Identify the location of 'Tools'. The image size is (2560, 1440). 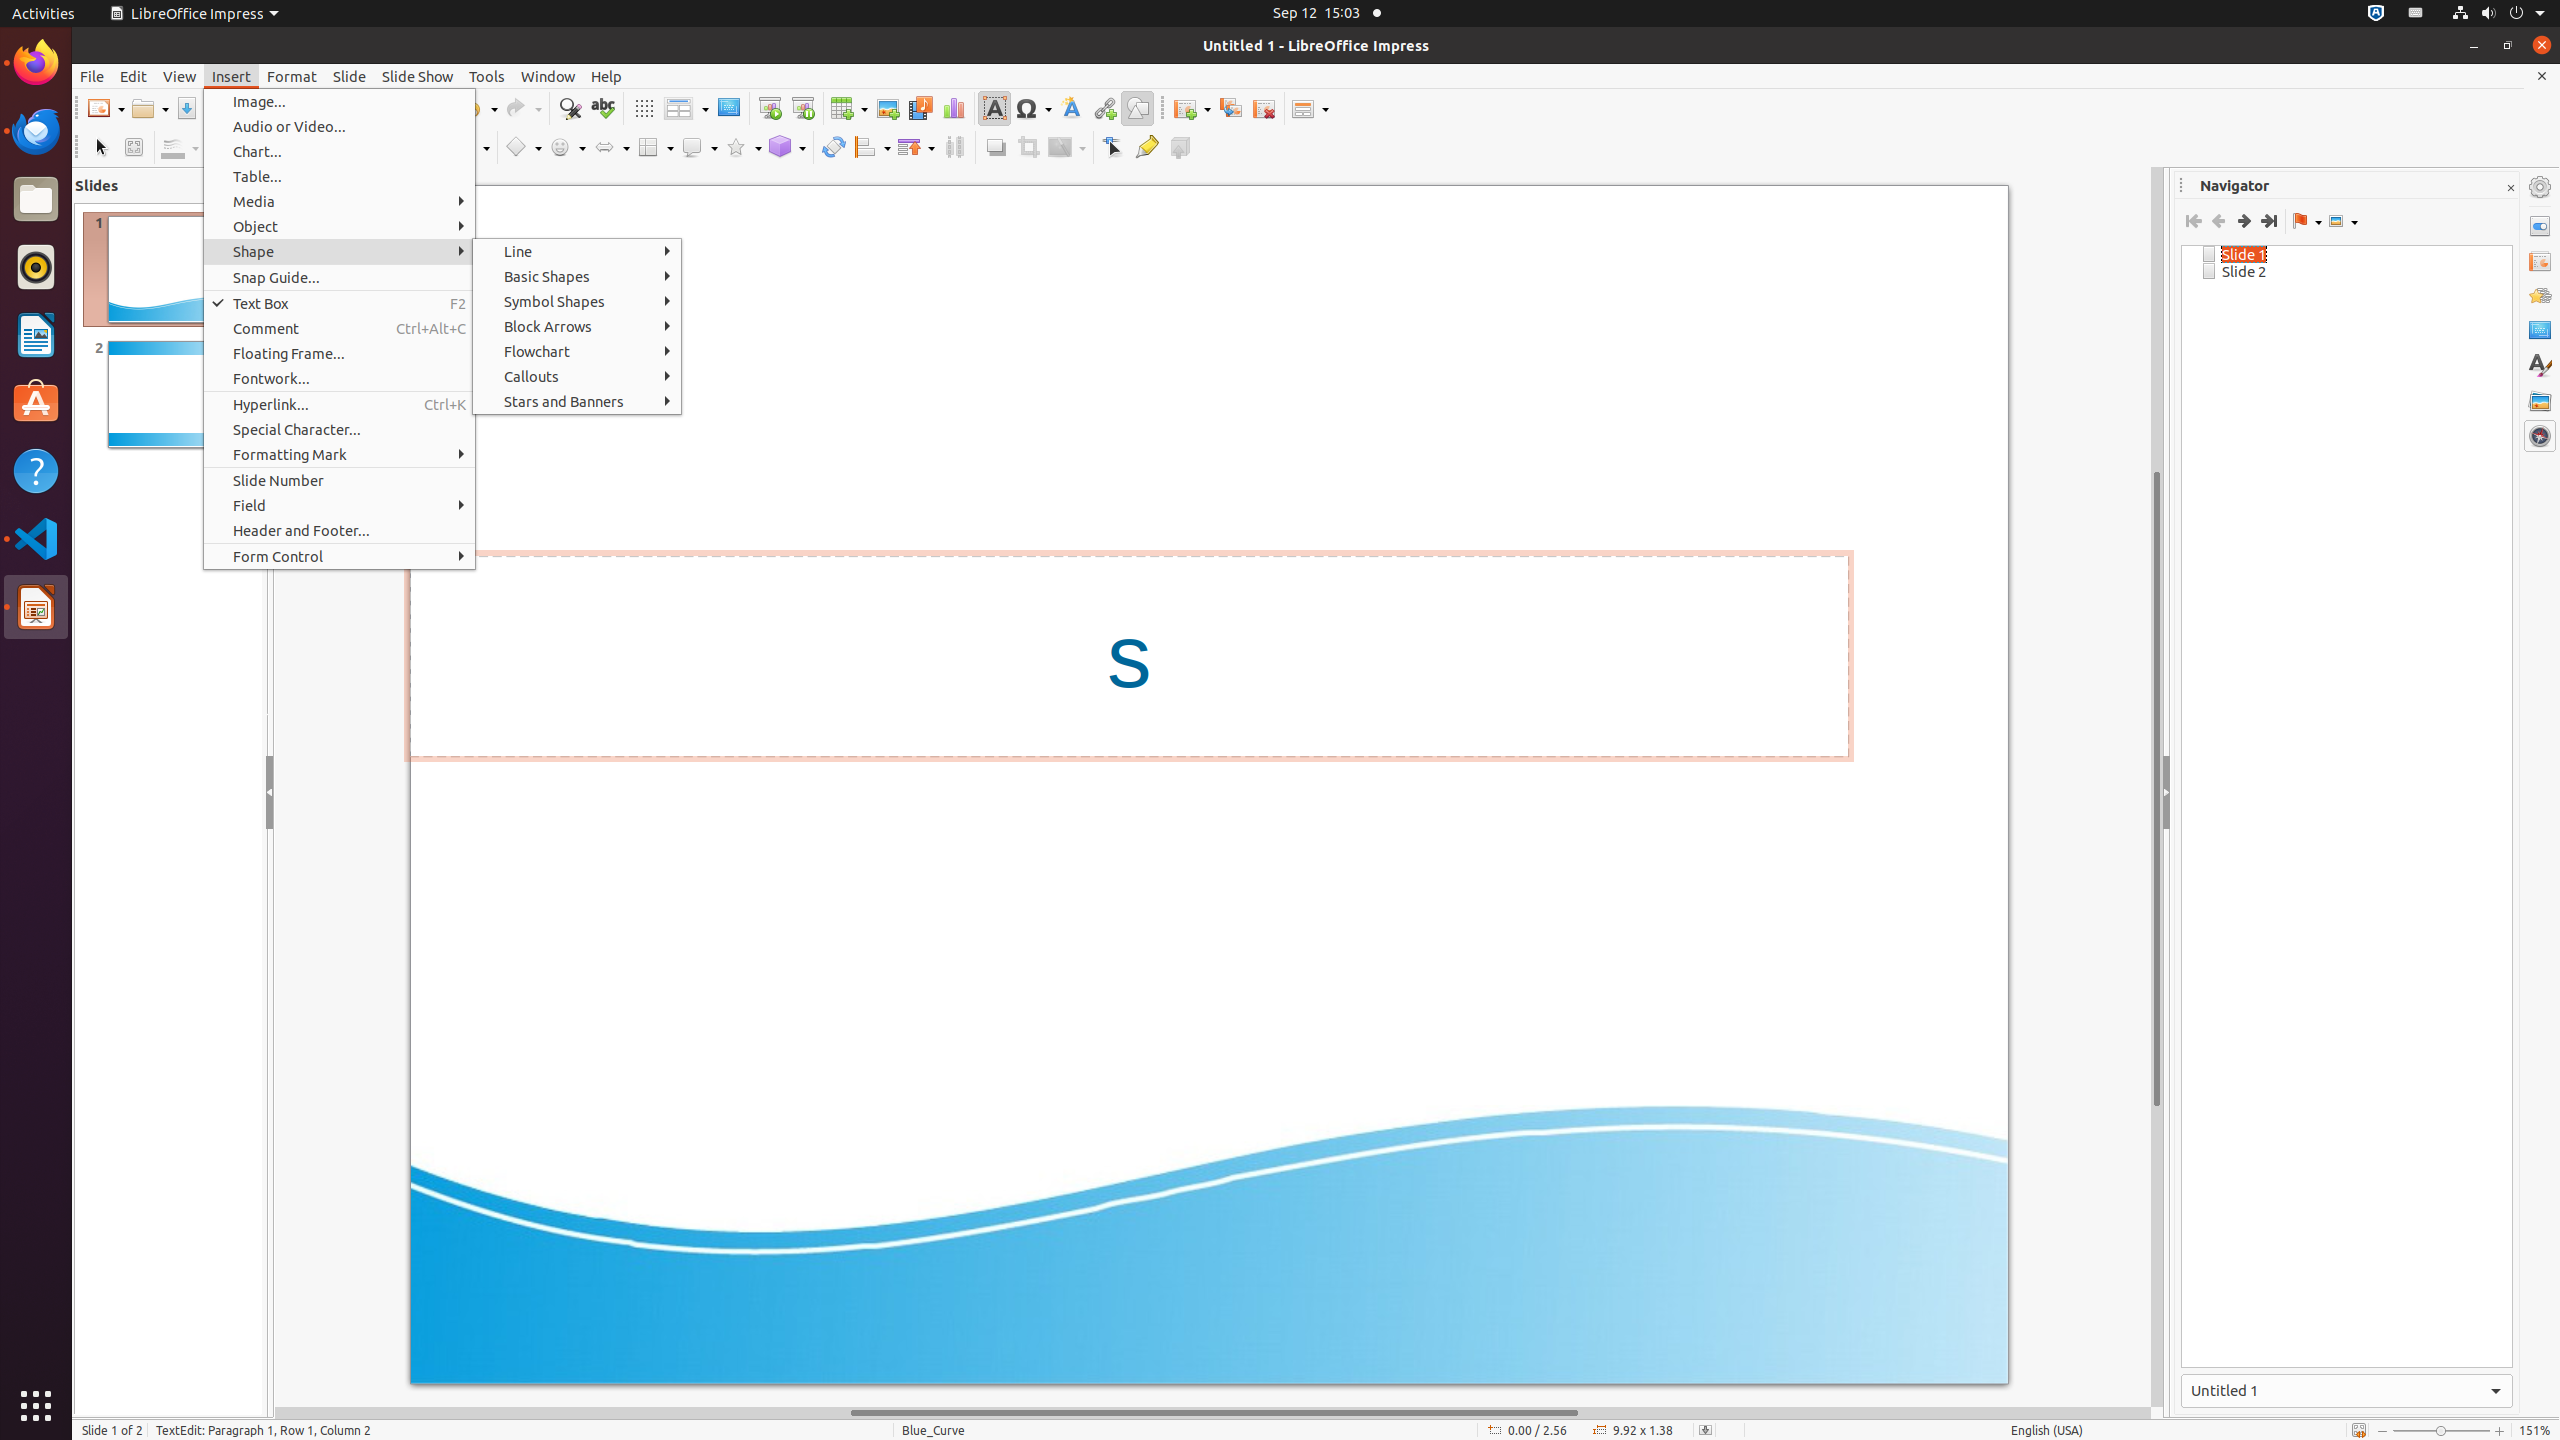
(485, 76).